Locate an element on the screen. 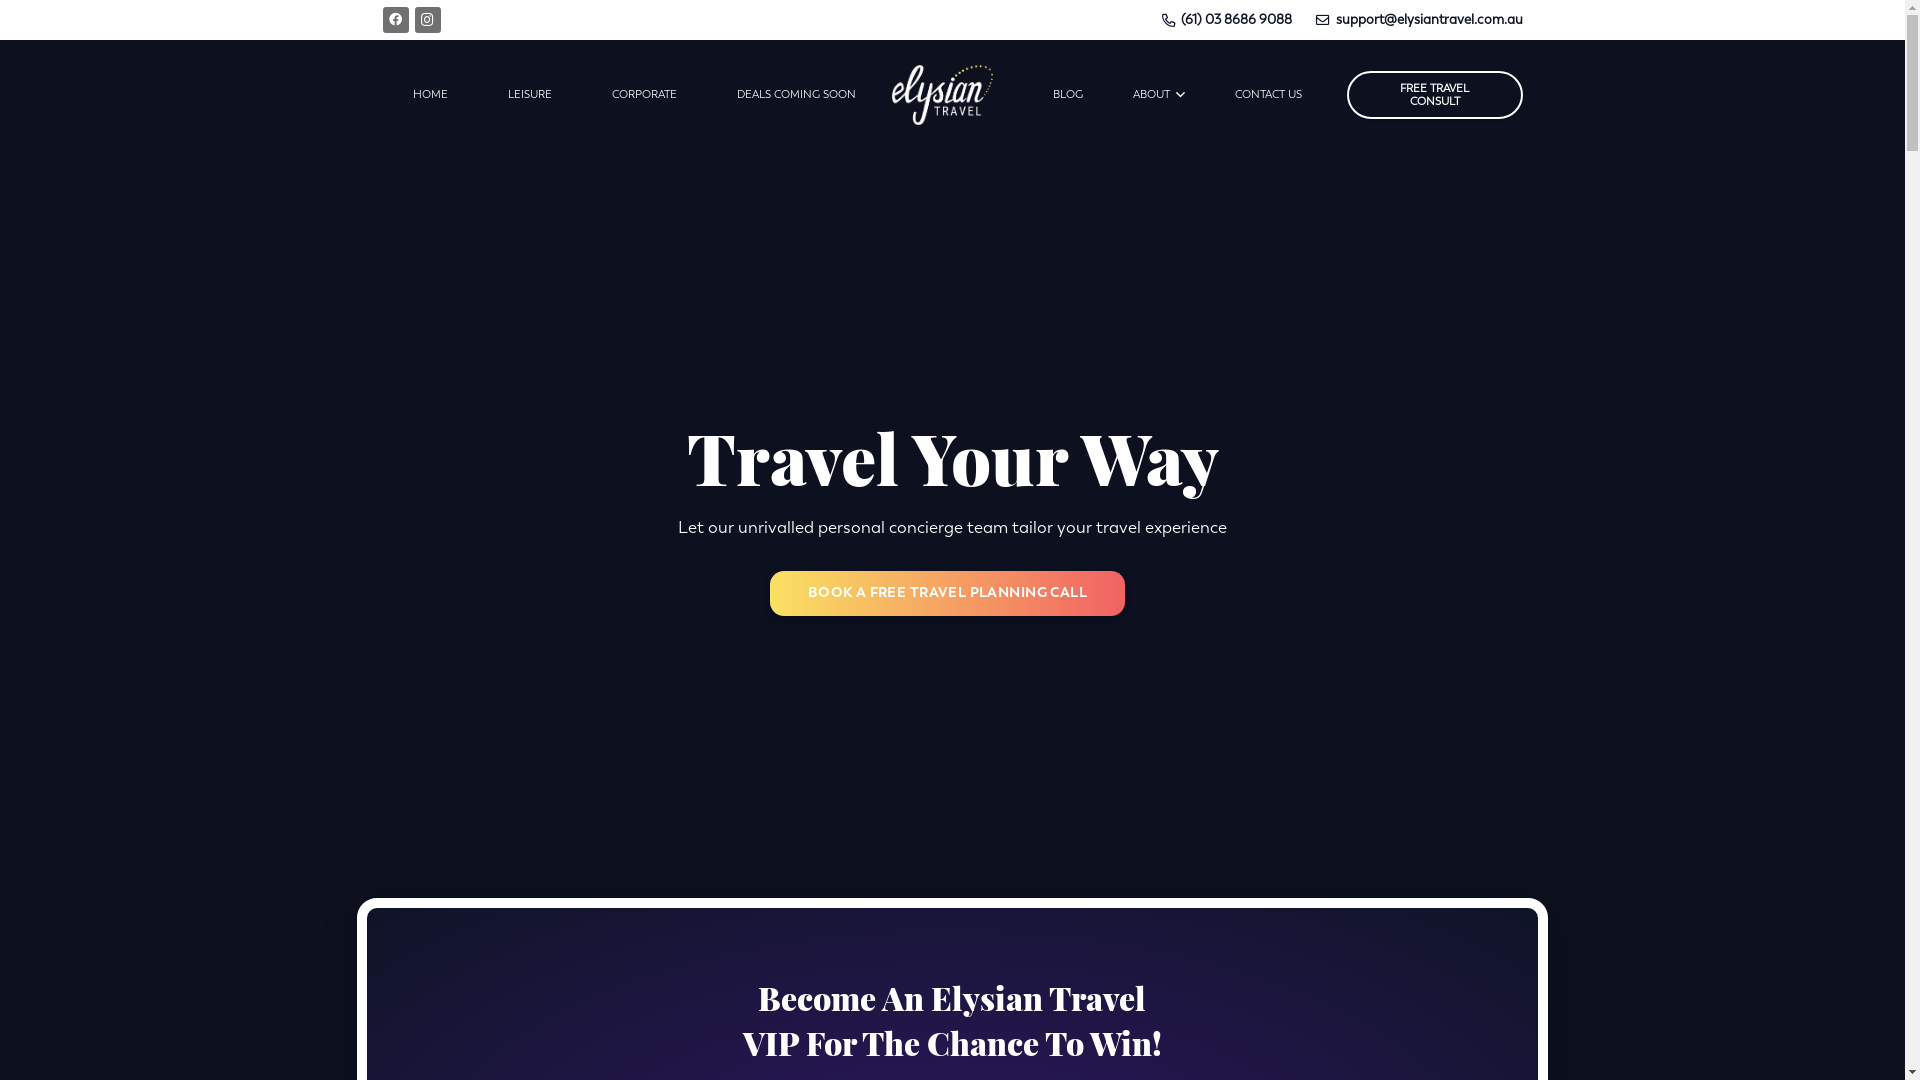  'support@elysiantravel.com.au' is located at coordinates (1418, 19).